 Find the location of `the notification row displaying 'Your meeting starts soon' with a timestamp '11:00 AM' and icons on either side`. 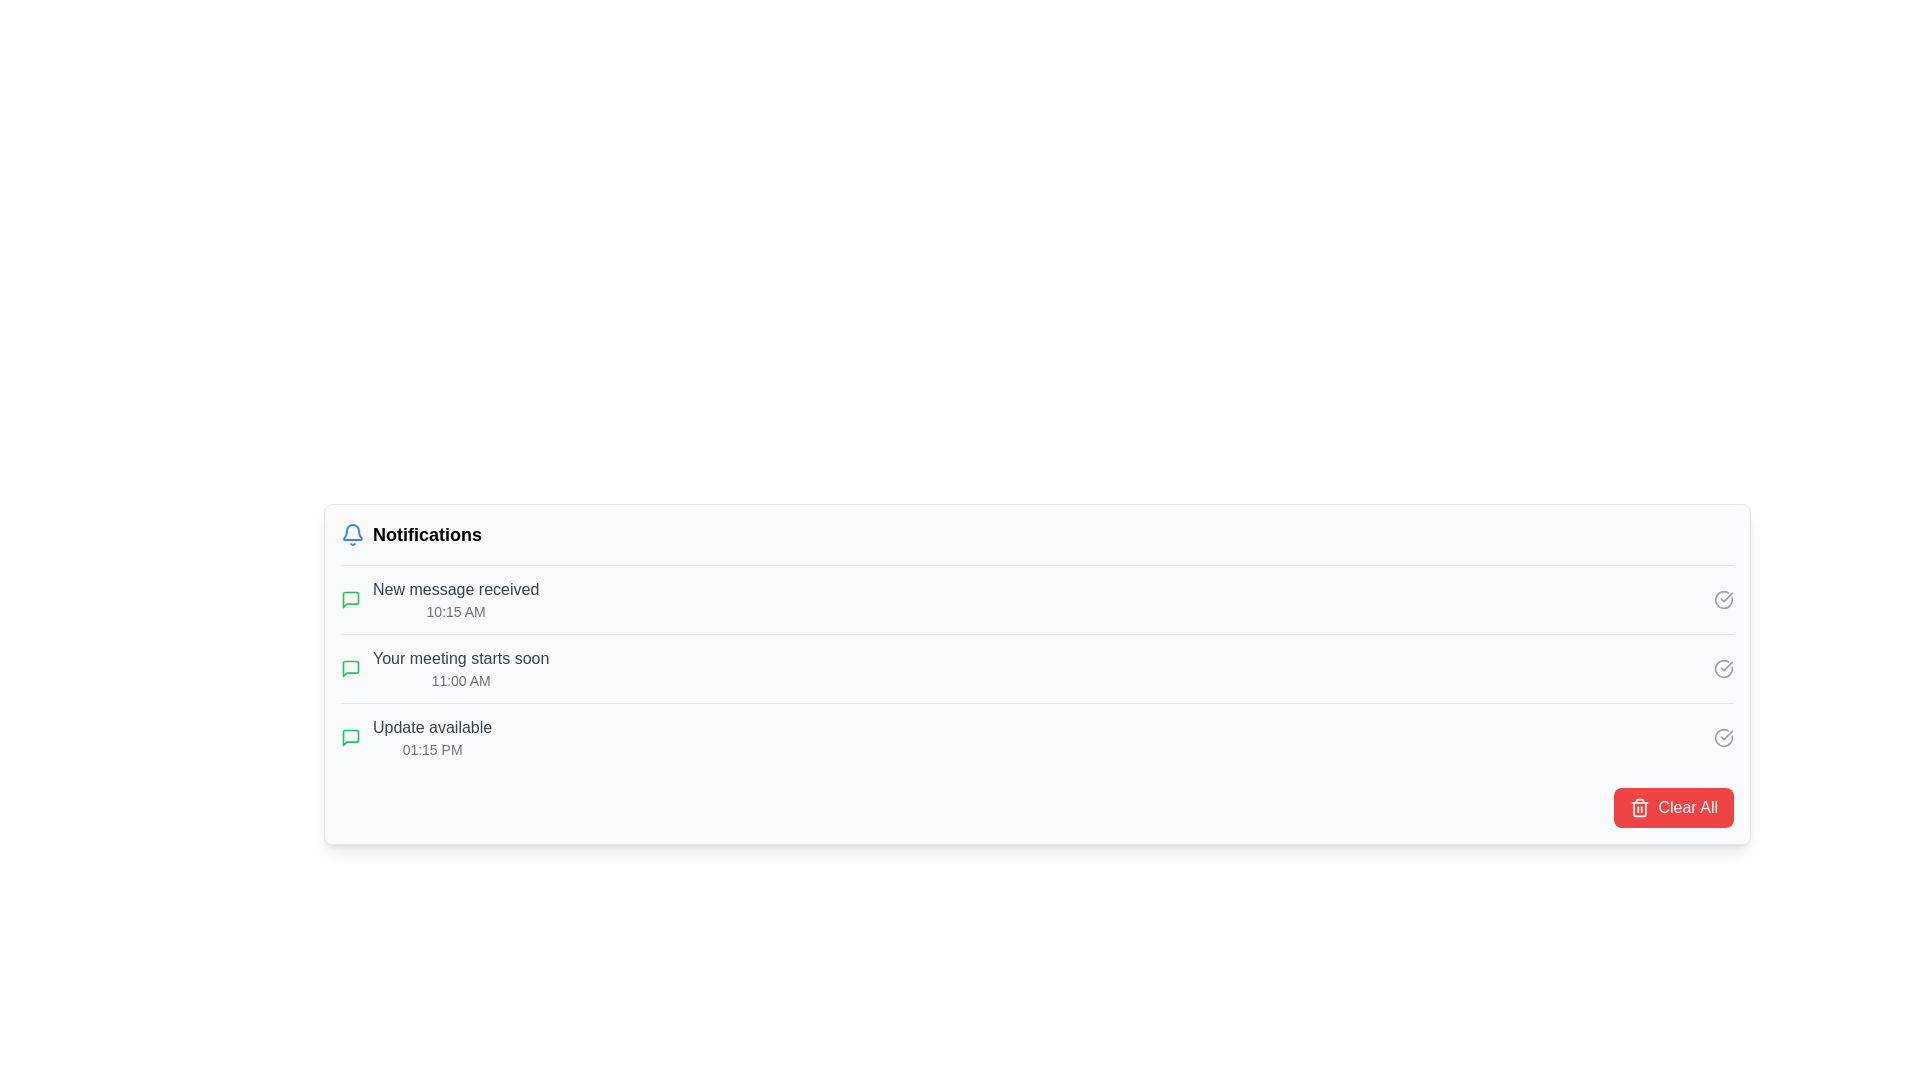

the notification row displaying 'Your meeting starts soon' with a timestamp '11:00 AM' and icons on either side is located at coordinates (1037, 668).